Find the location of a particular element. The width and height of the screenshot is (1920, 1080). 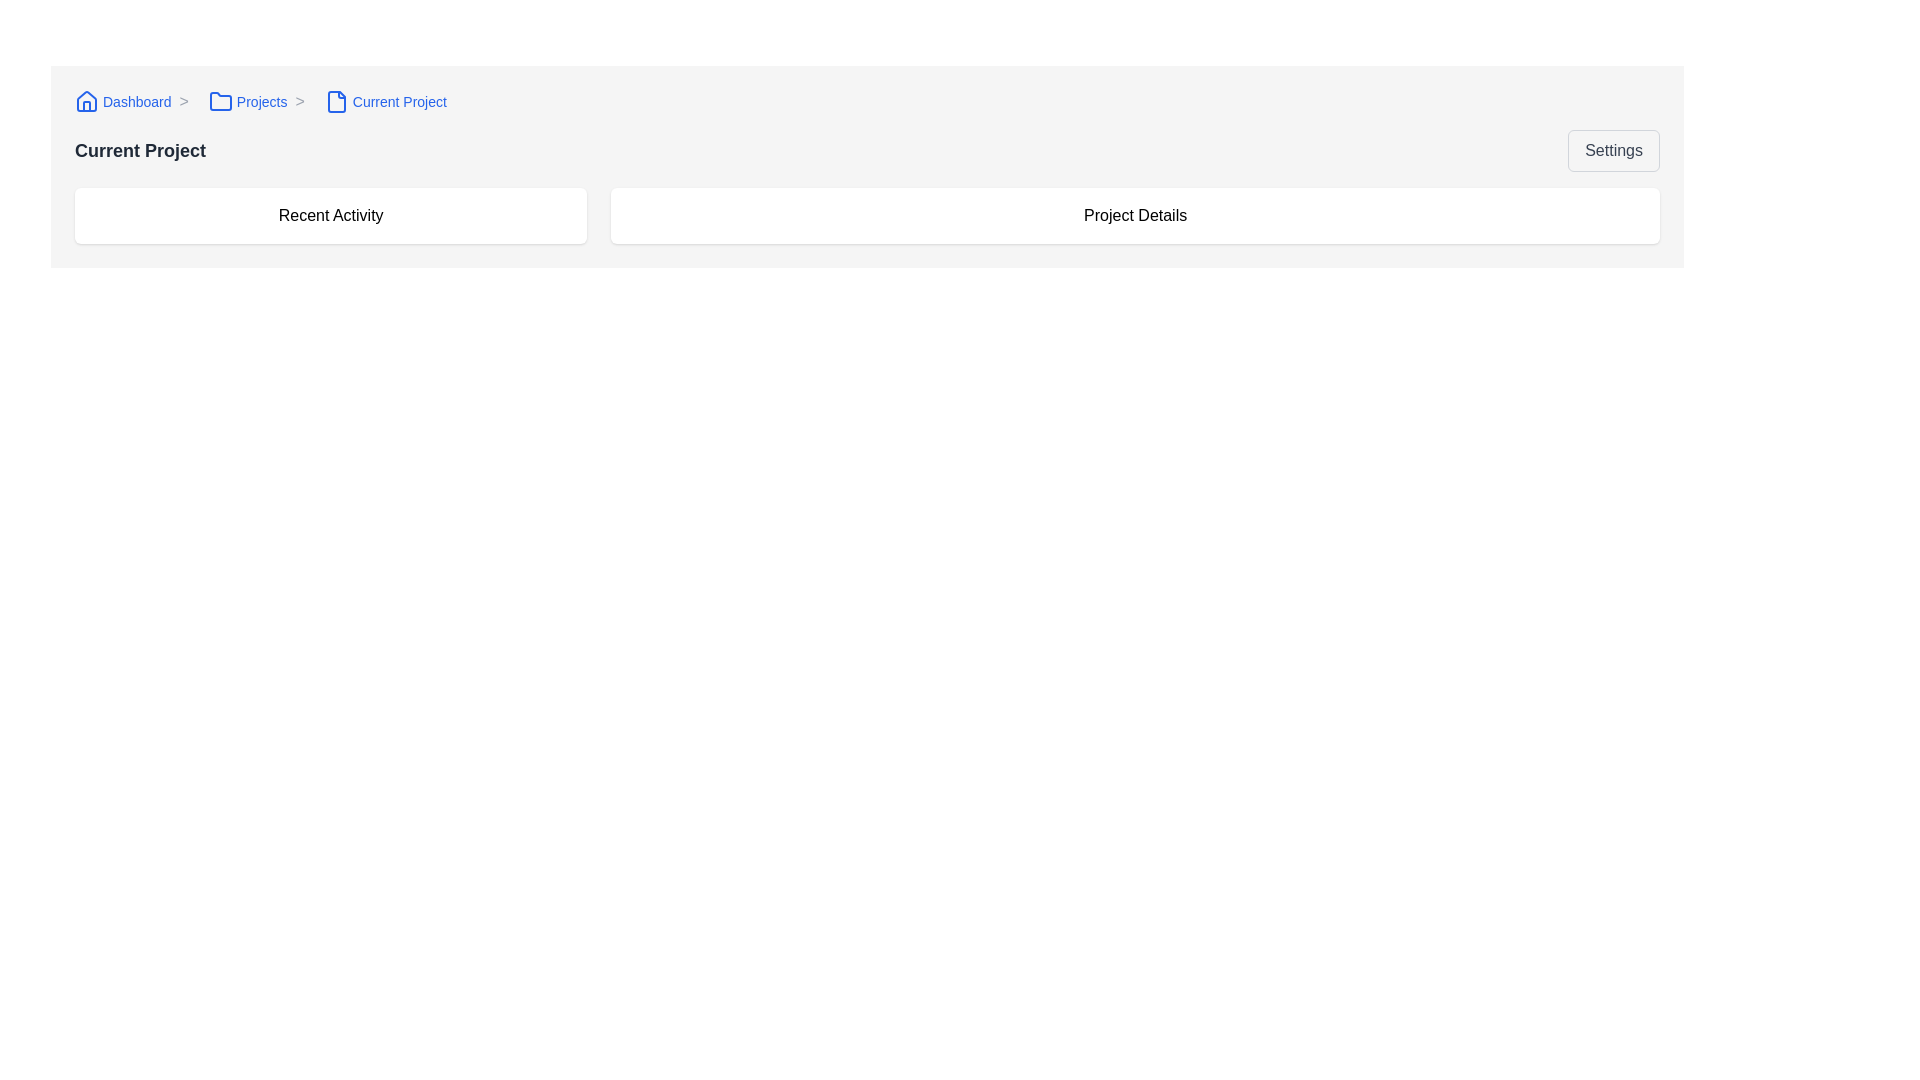

the 'Current Project' text label in the breadcrumb navigation bar to check for potential interactivity is located at coordinates (399, 101).